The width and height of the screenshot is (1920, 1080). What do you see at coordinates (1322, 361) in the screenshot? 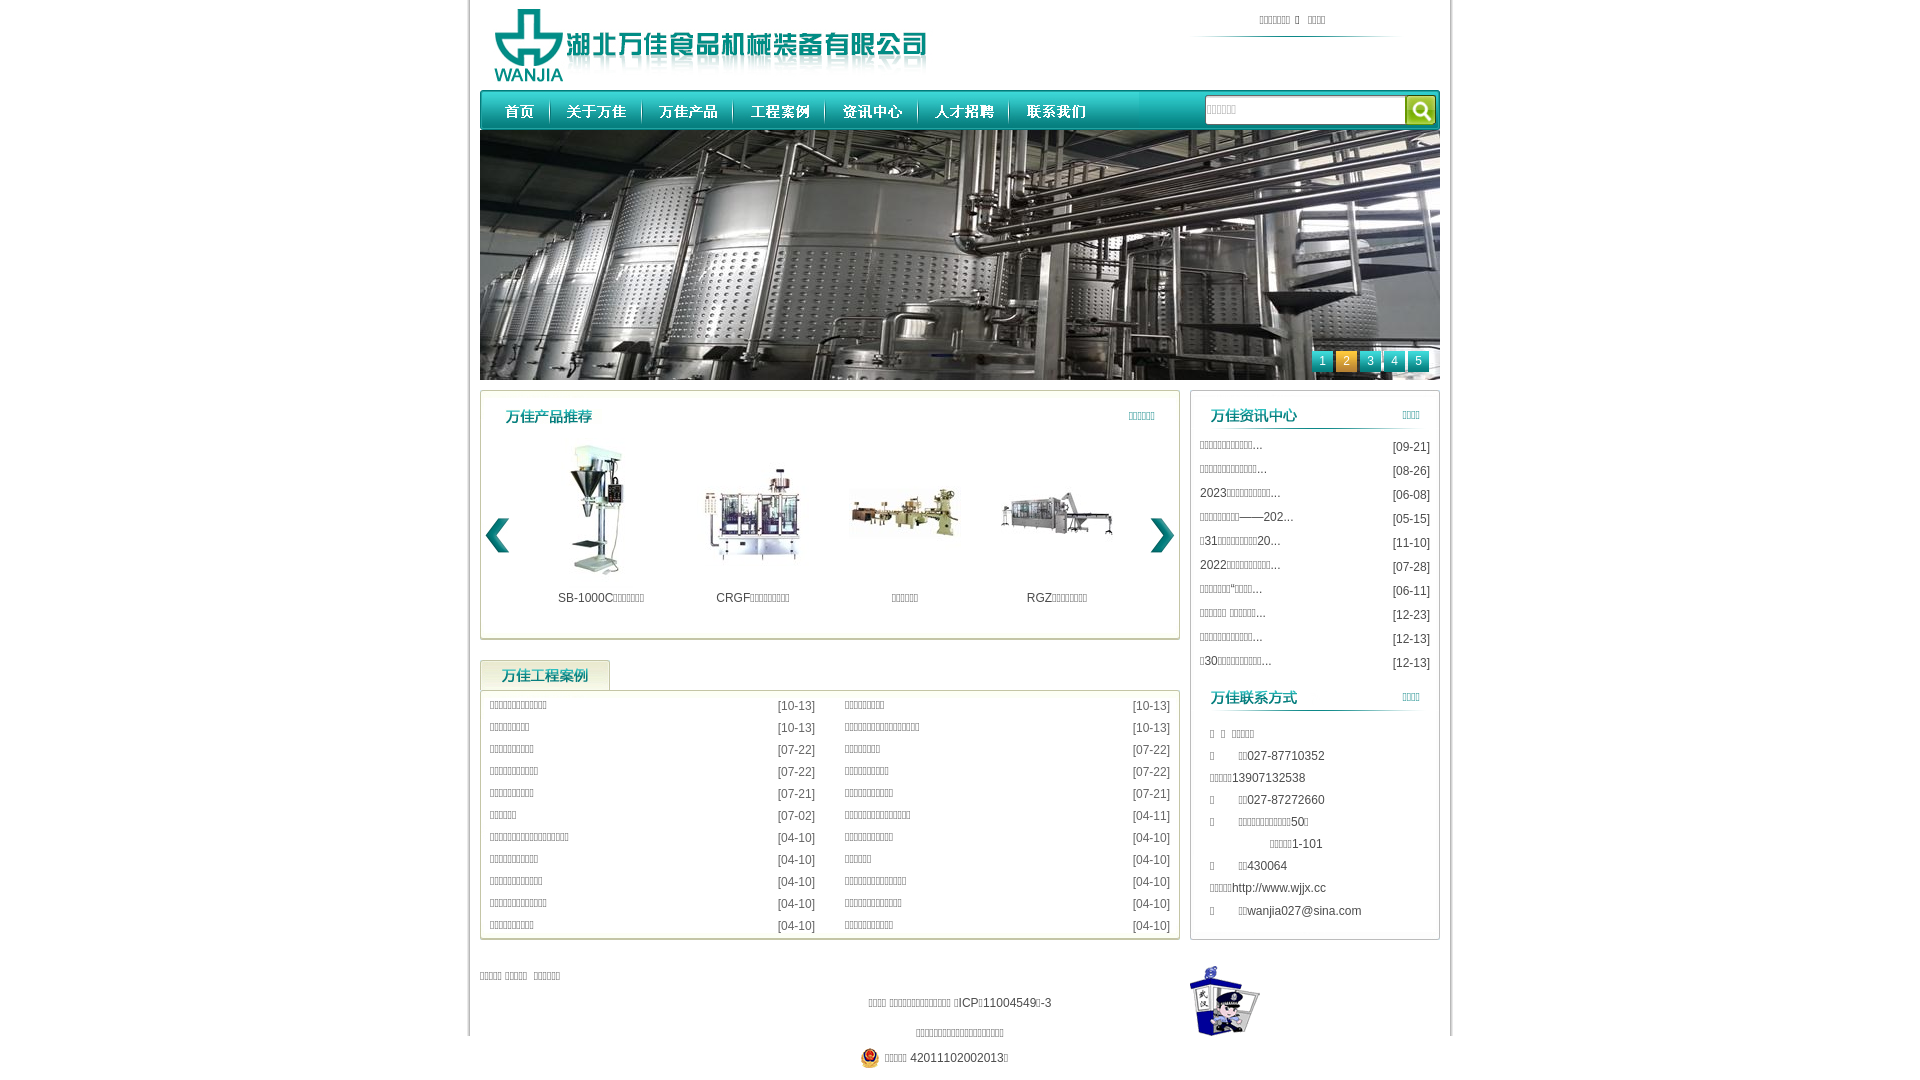
I see `'1'` at bounding box center [1322, 361].